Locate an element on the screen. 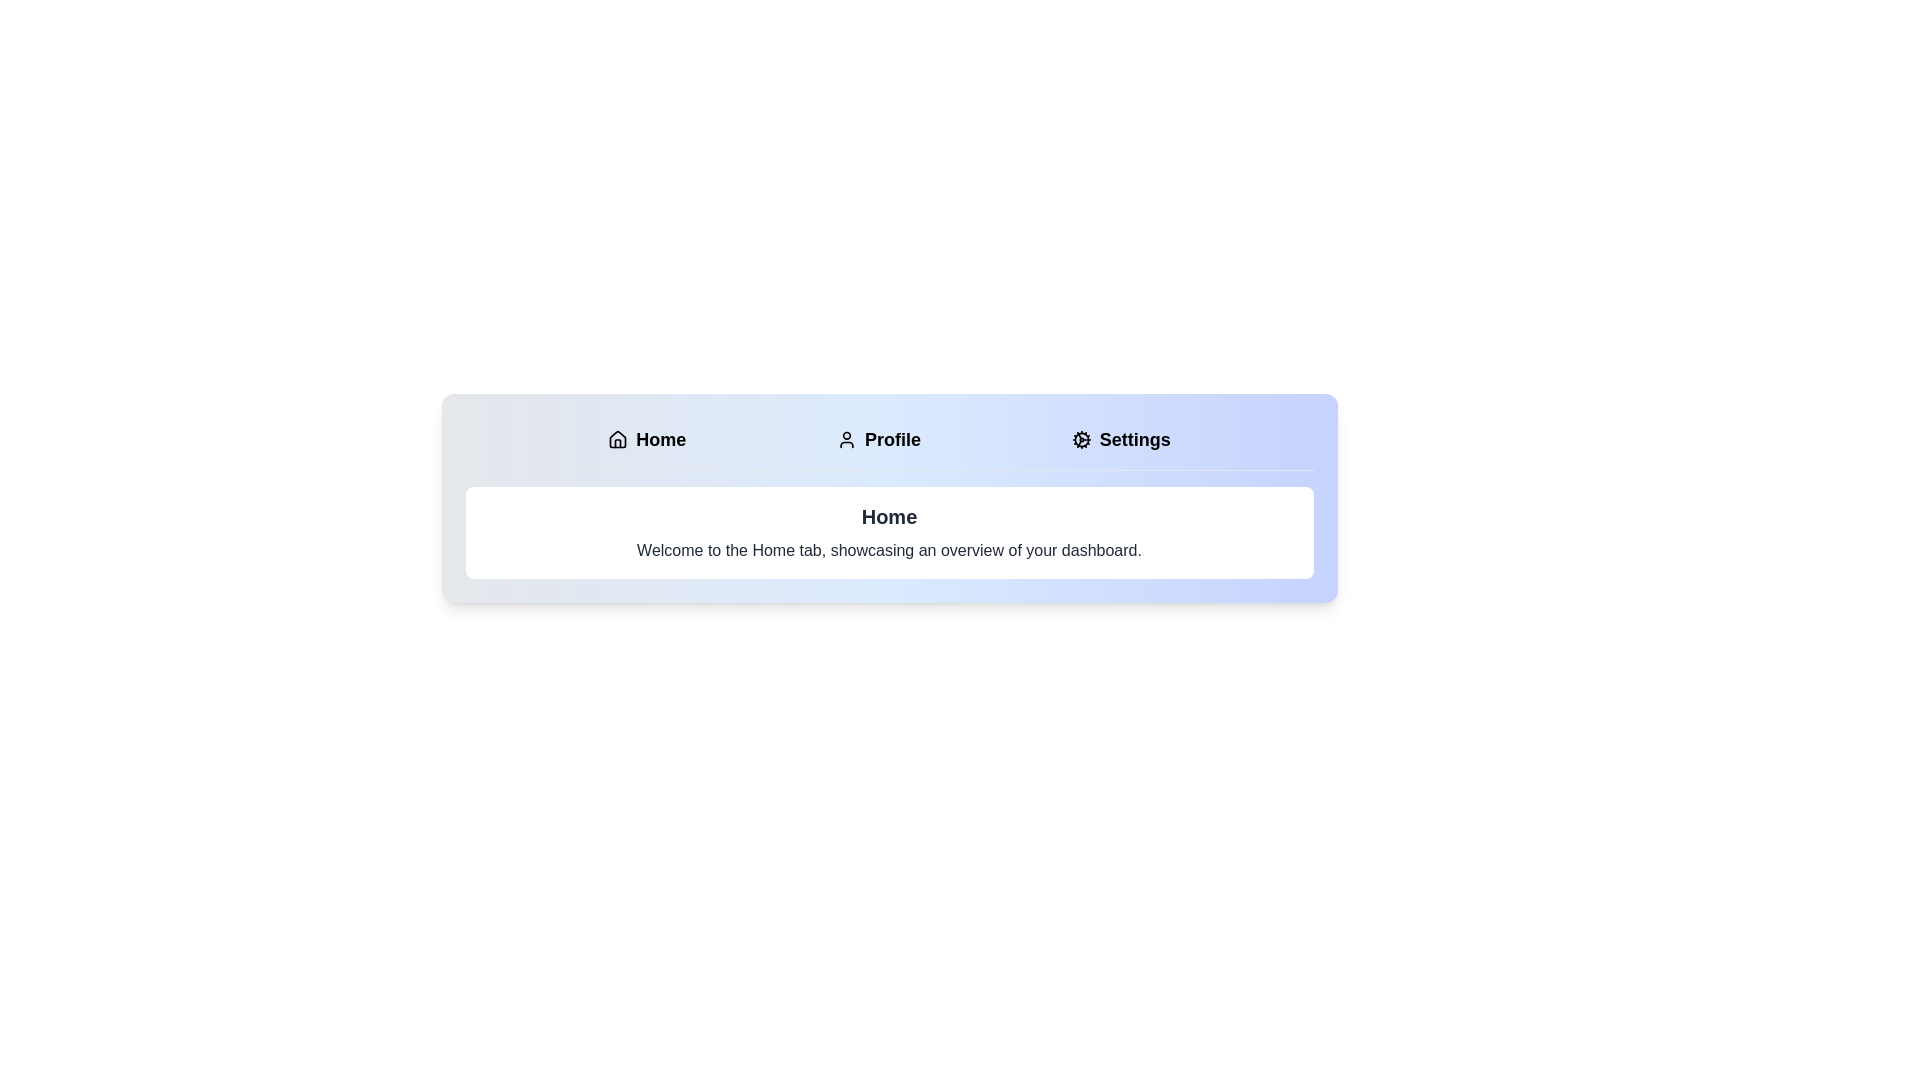  the informational Text block that describes the 'Home' section of the application, located underneath the tab navigation and above the buttons labeled 'Home,' 'Profile,' and 'Settings.' is located at coordinates (888, 531).